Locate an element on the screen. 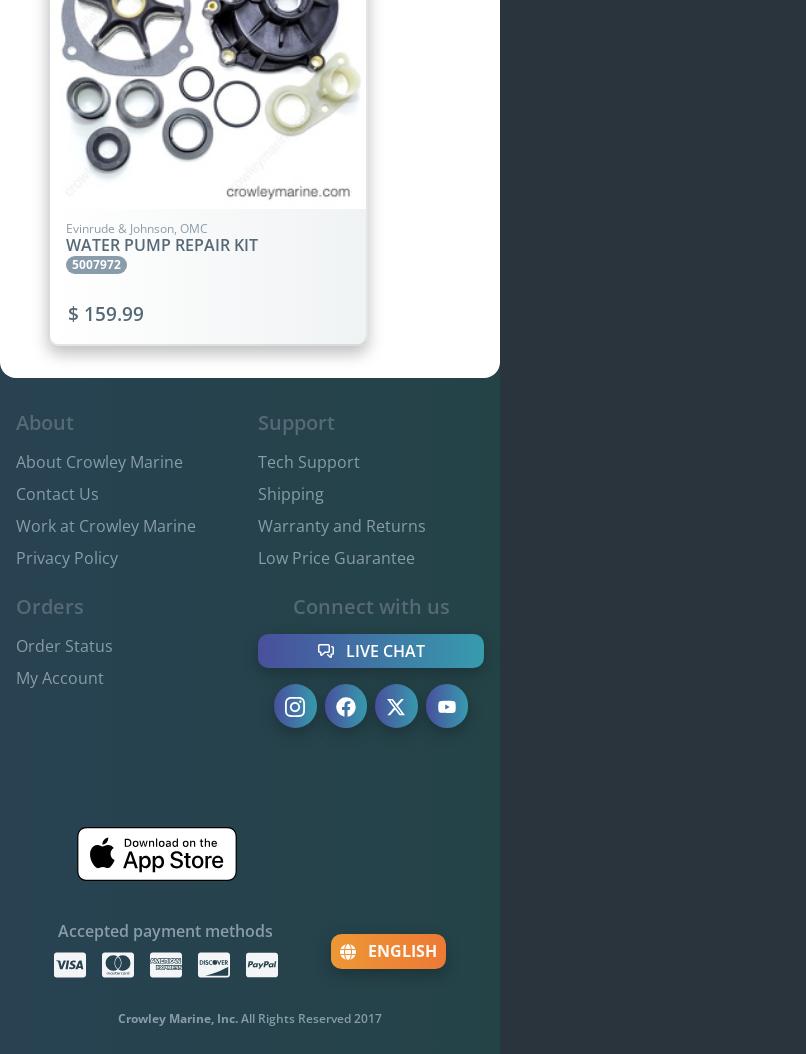 Image resolution: width=806 pixels, height=1054 pixels. 'Evinrude & Johnson, OMC' is located at coordinates (137, 227).